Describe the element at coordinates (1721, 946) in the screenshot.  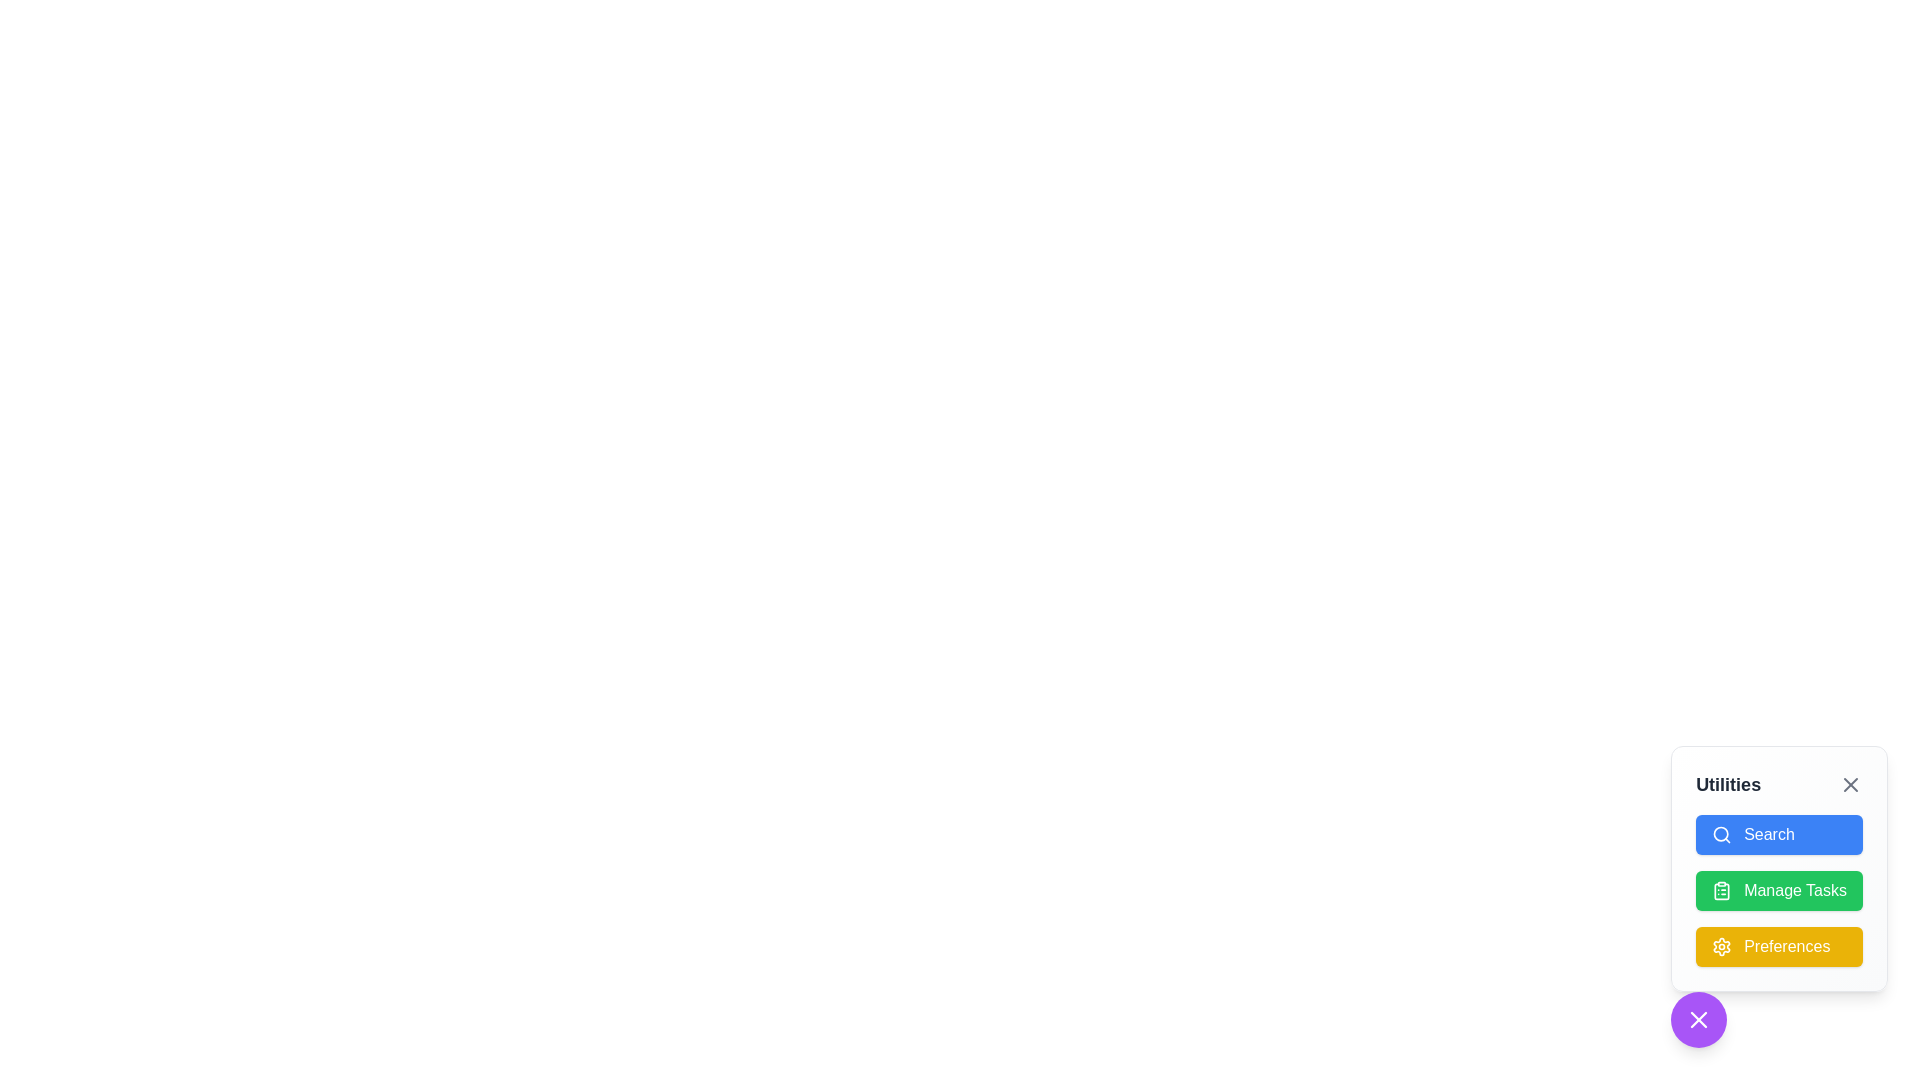
I see `the gear icon with a yellow background, which is positioned` at that location.